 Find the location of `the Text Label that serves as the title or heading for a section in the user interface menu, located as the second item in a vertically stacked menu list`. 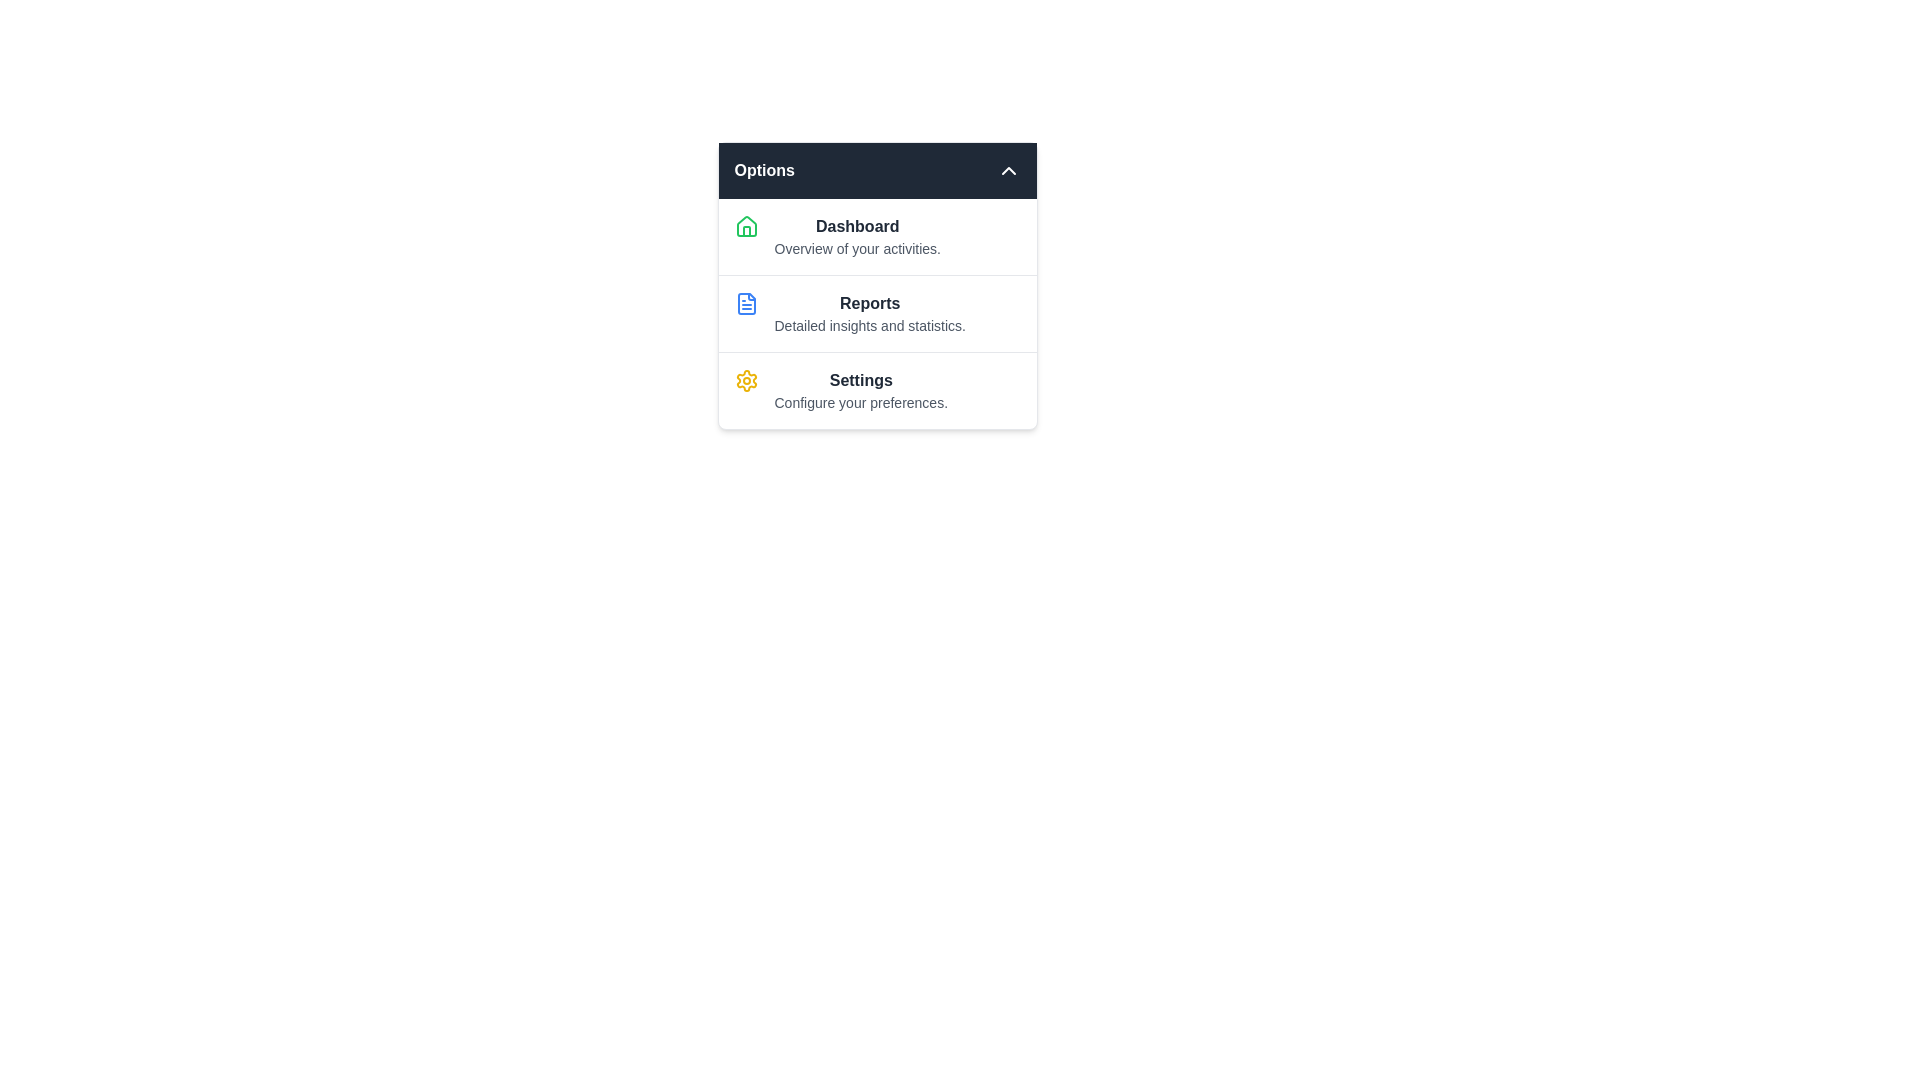

the Text Label that serves as the title or heading for a section in the user interface menu, located as the second item in a vertically stacked menu list is located at coordinates (870, 304).